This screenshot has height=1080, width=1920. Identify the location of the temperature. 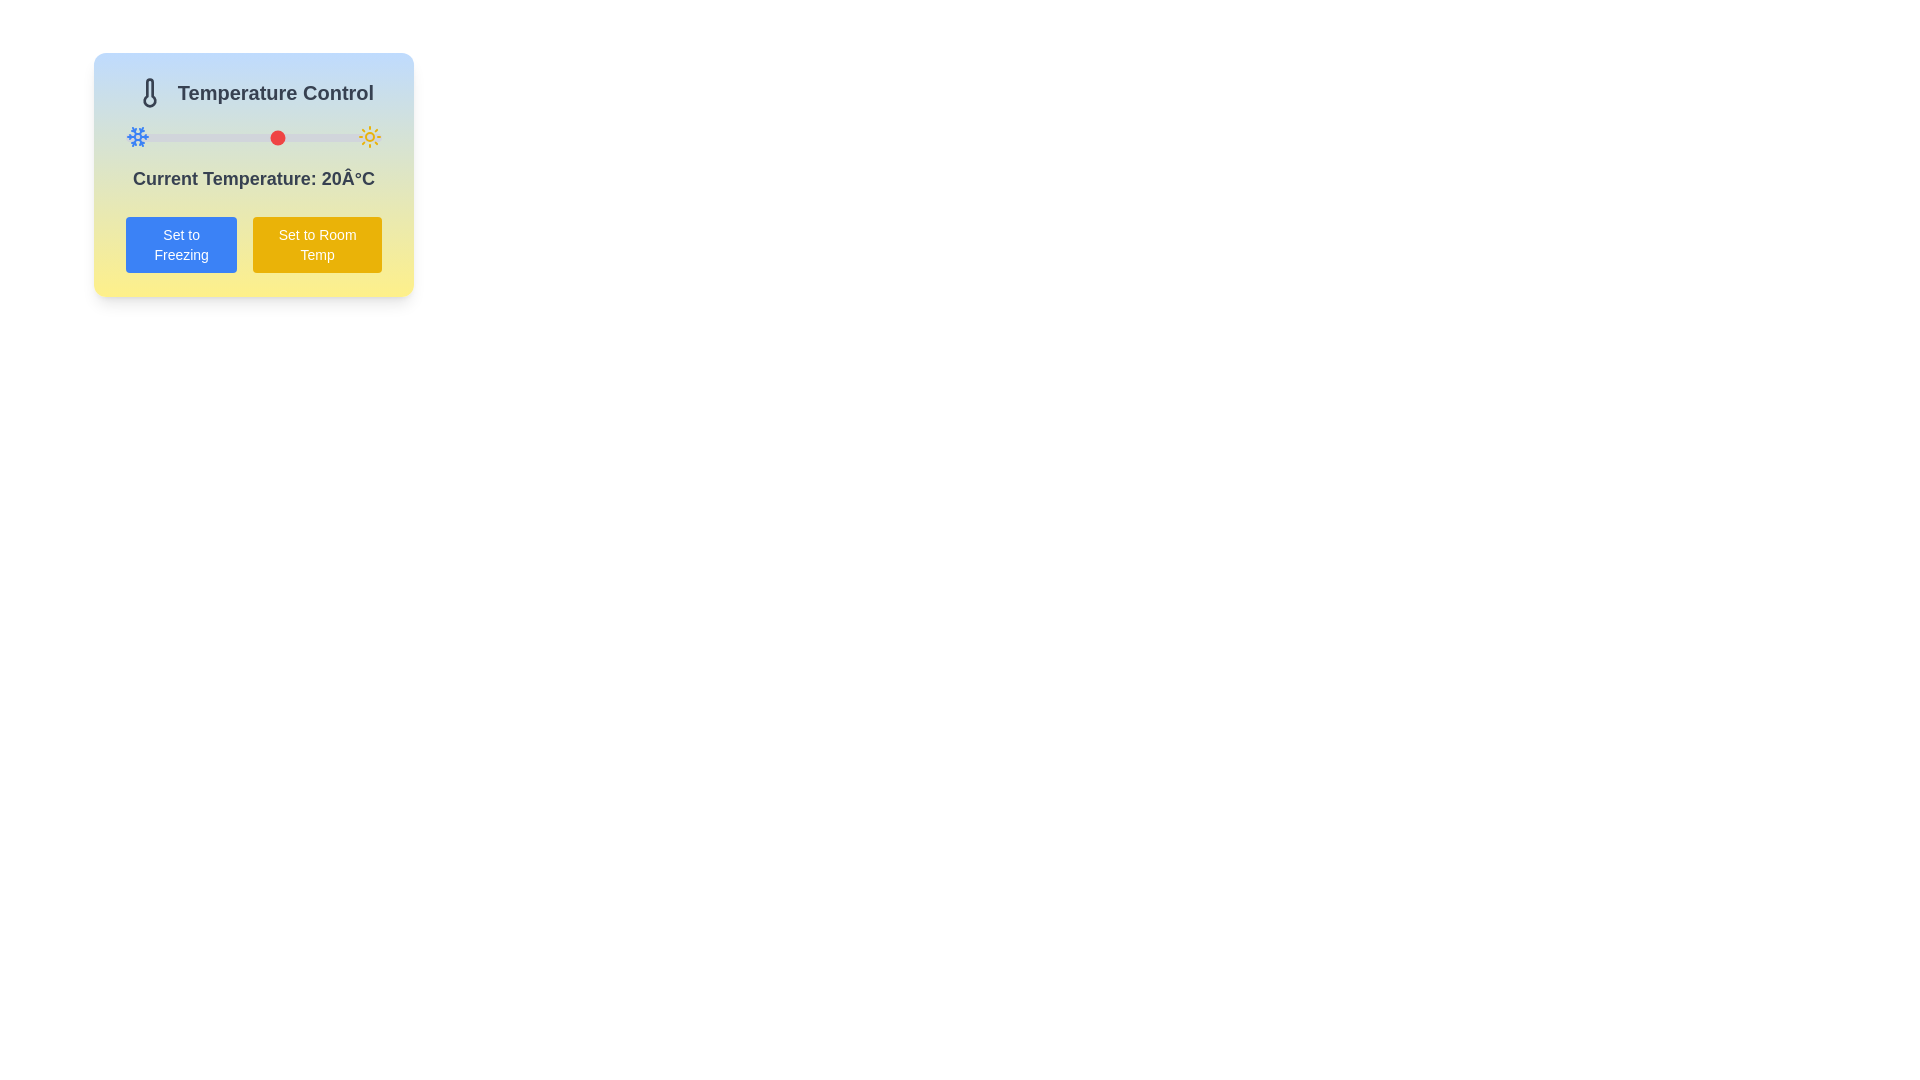
(140, 137).